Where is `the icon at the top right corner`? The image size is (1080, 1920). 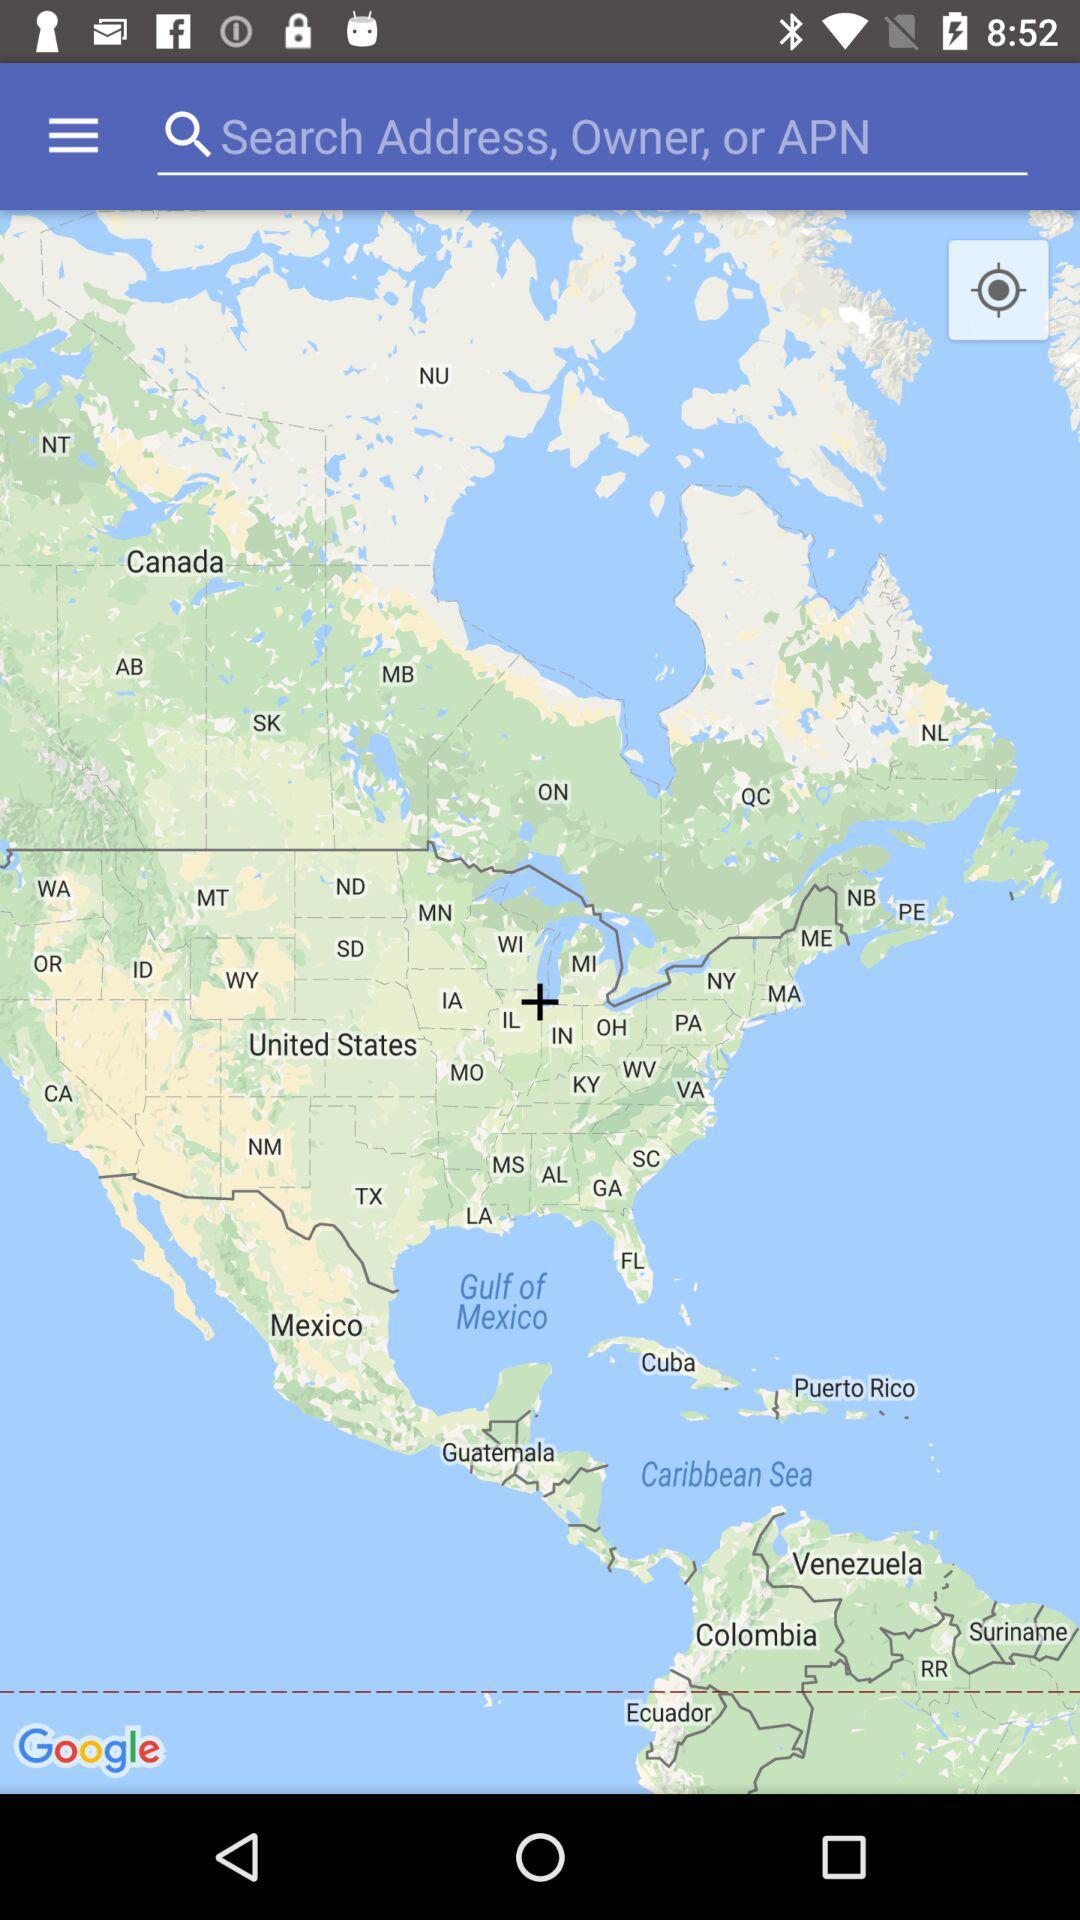 the icon at the top right corner is located at coordinates (998, 290).